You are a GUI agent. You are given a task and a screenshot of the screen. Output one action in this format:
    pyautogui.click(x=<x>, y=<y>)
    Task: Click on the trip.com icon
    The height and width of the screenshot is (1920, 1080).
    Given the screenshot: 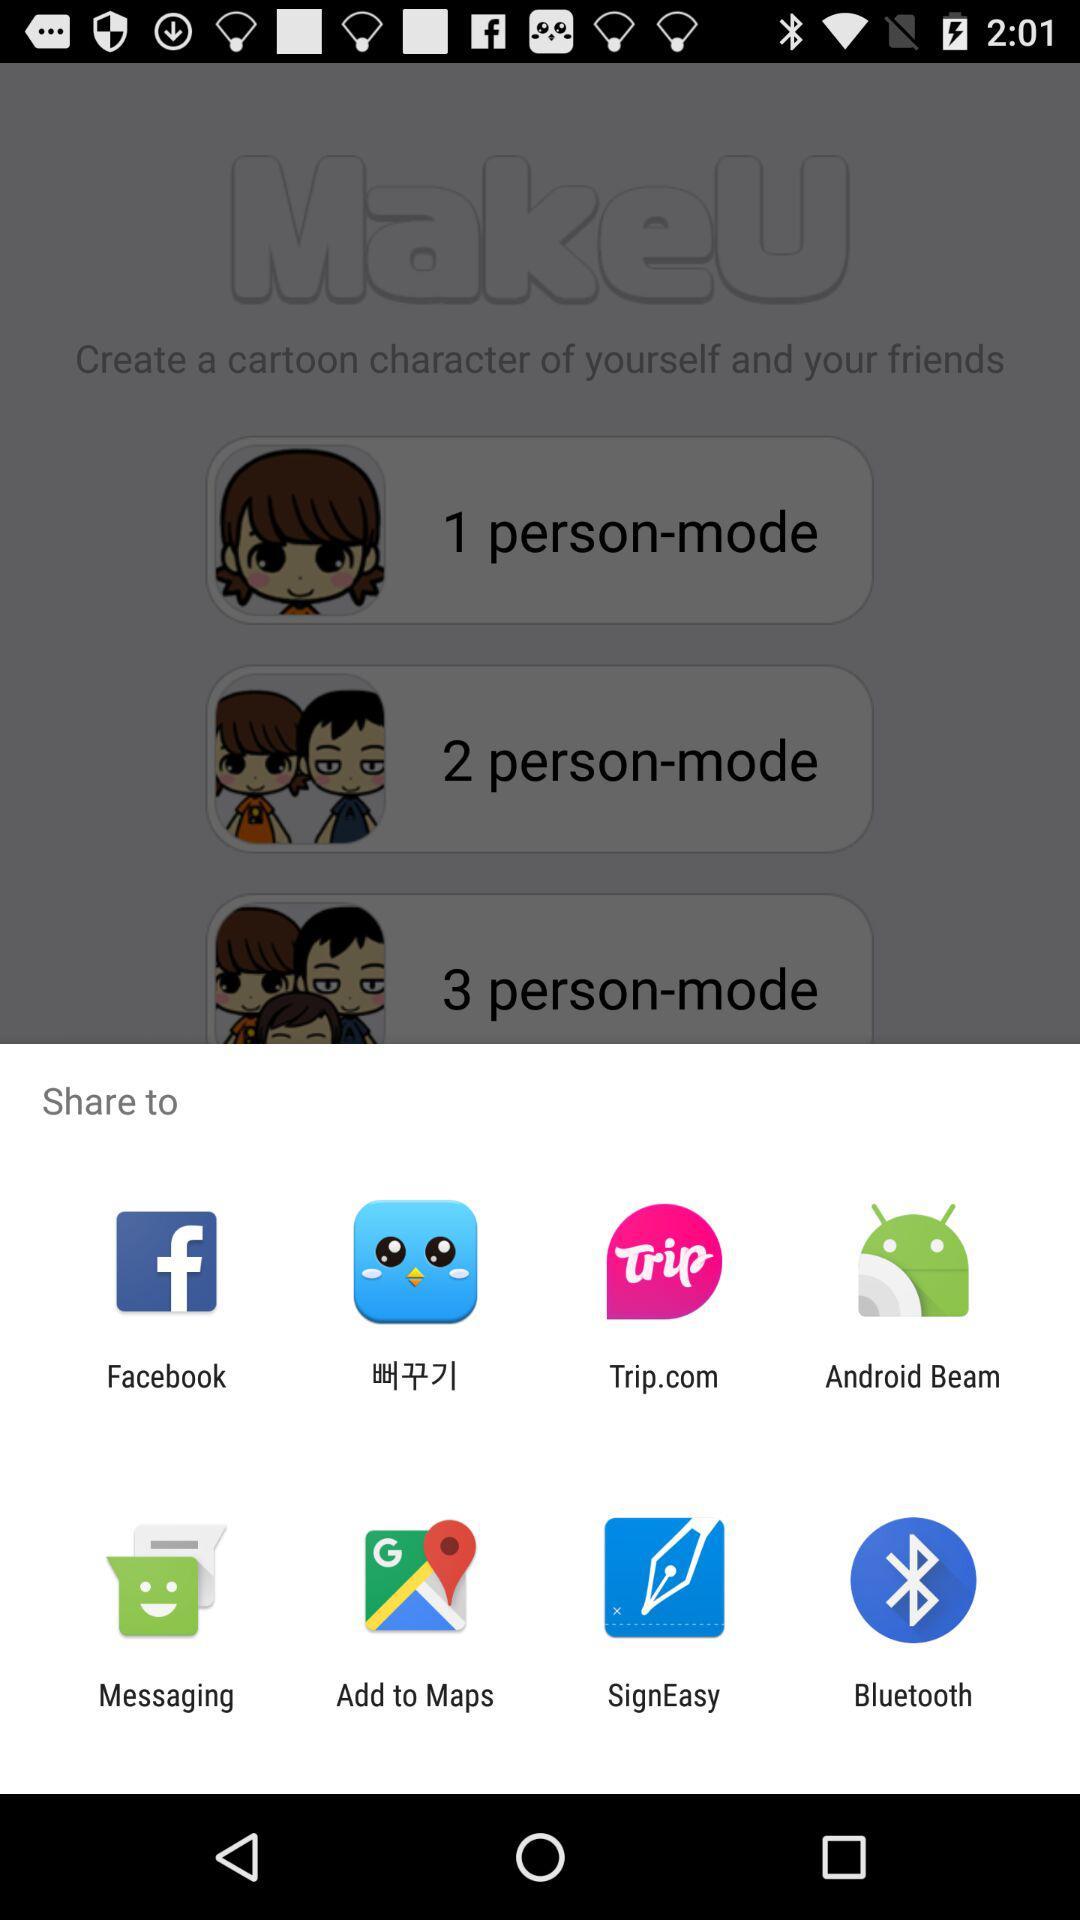 What is the action you would take?
    pyautogui.click(x=664, y=1392)
    